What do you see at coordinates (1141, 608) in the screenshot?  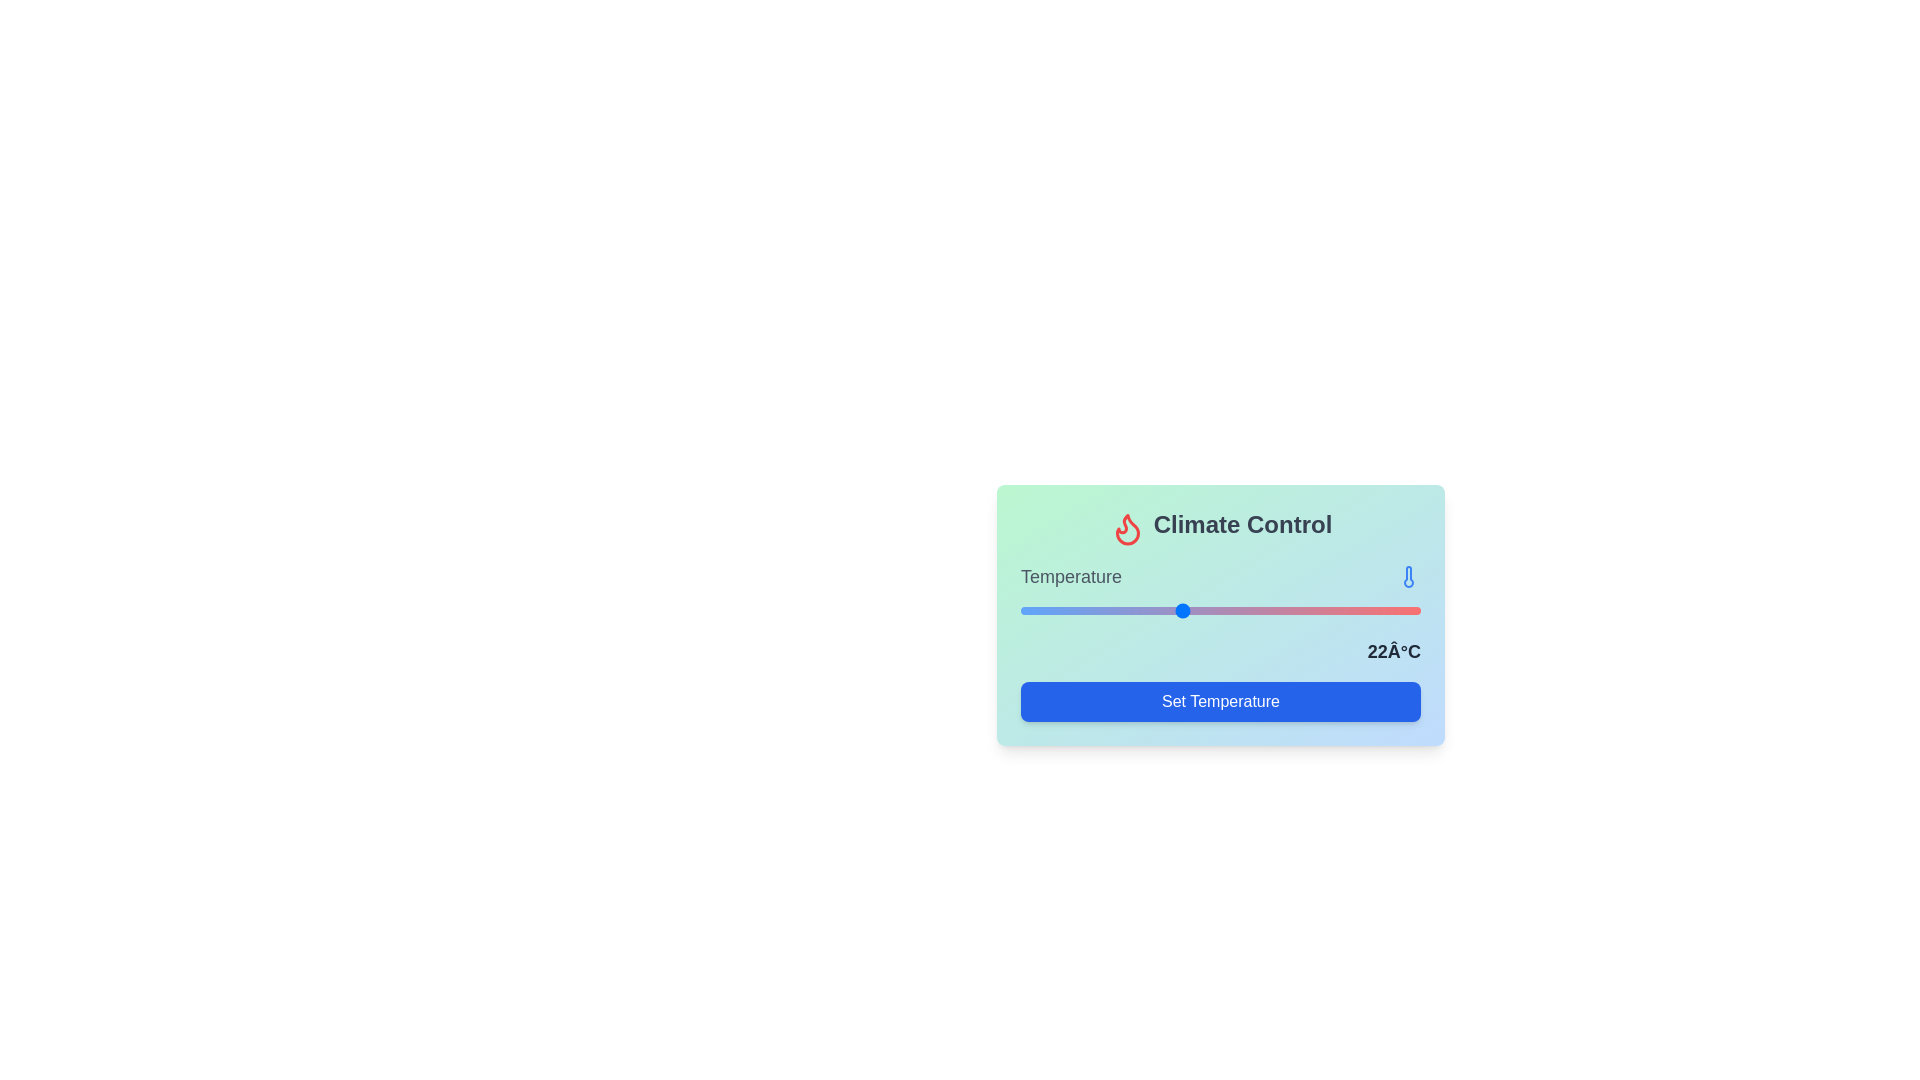 I see `the temperature slider to set the temperature to 19 degrees Celsius` at bounding box center [1141, 608].